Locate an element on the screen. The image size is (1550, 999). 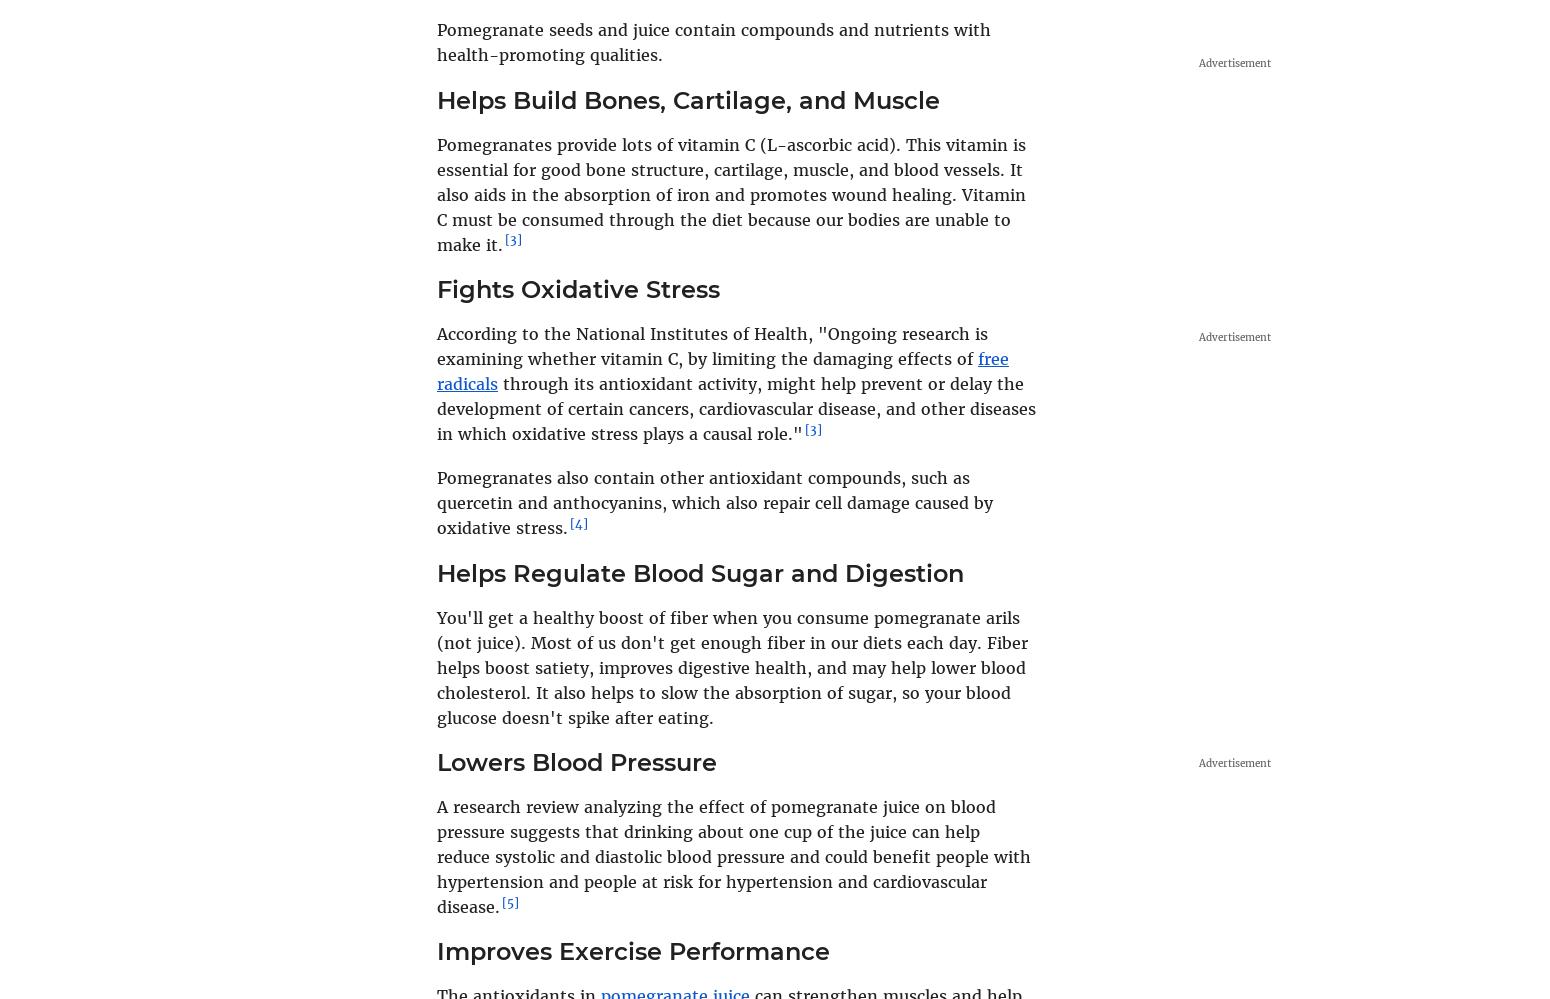
'Improves Exercise Performance' is located at coordinates (632, 950).